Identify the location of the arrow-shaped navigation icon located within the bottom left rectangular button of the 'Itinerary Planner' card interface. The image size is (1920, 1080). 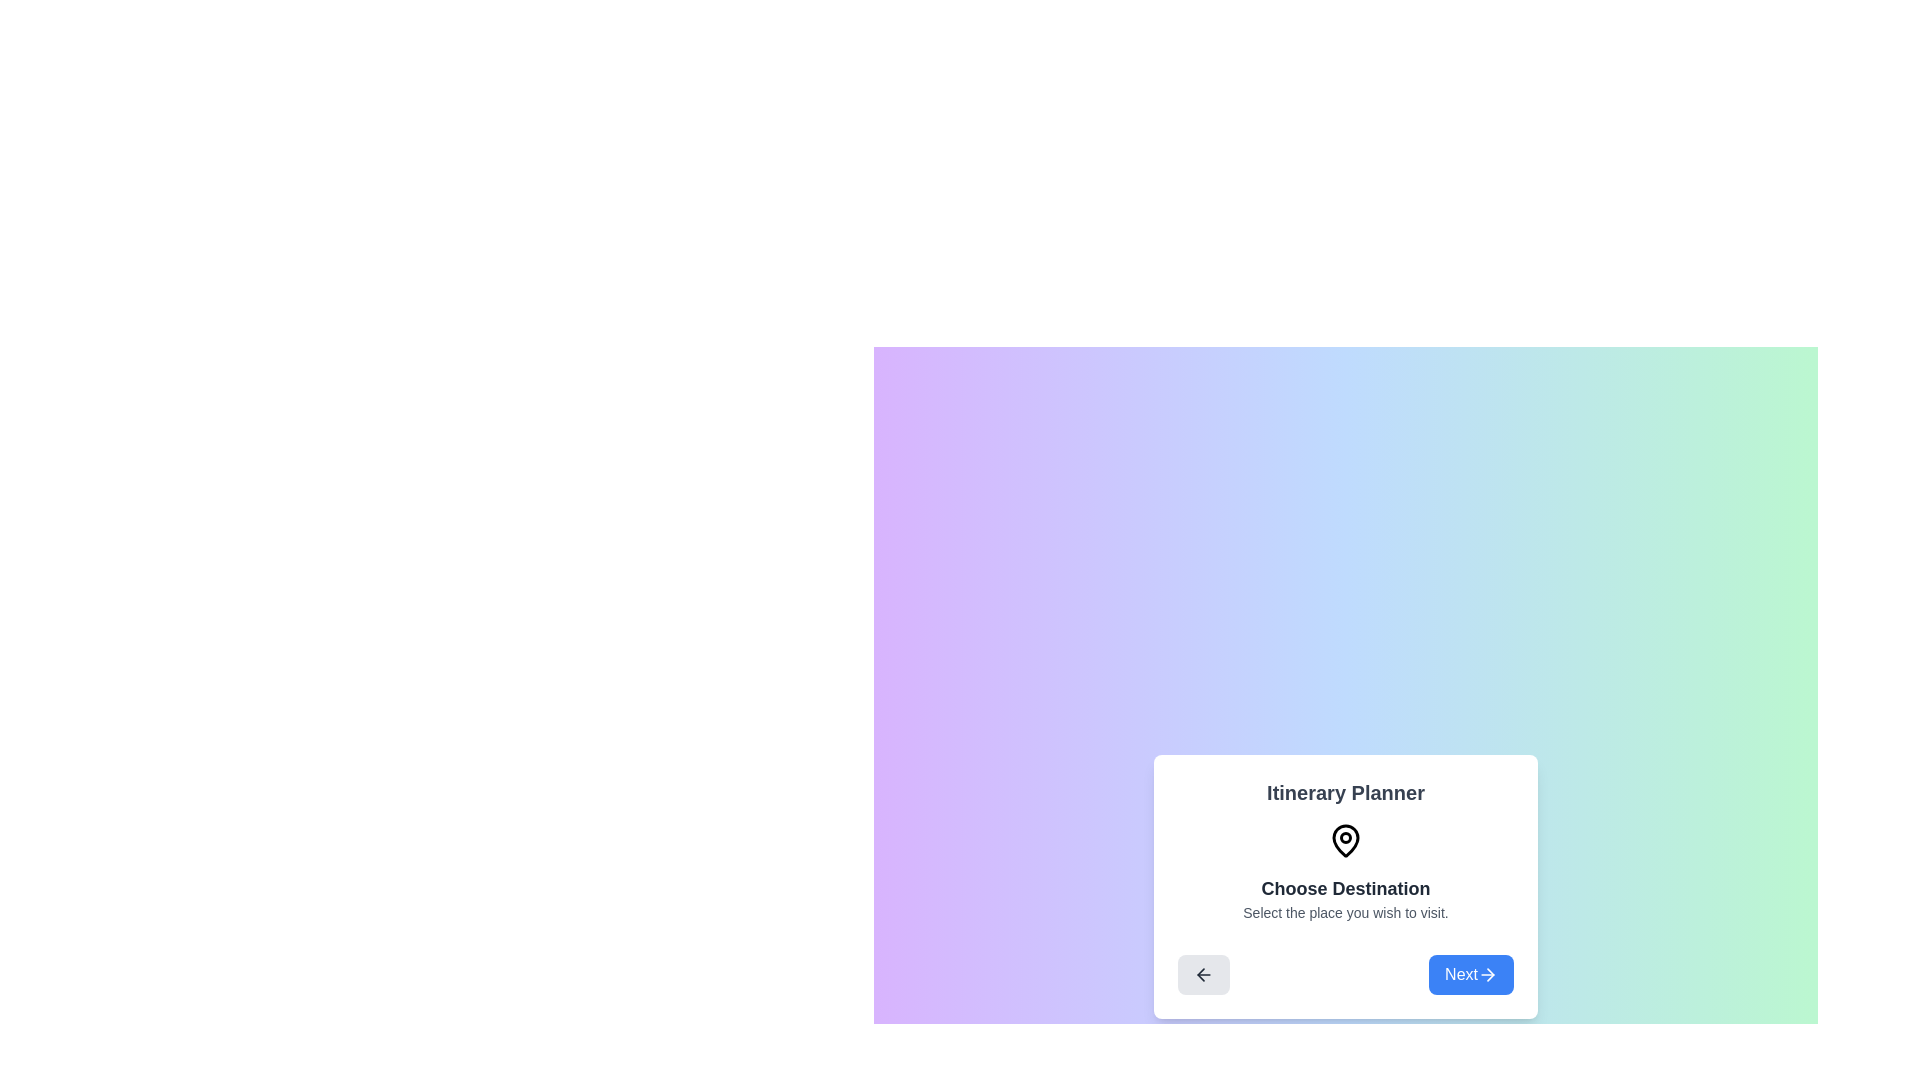
(1203, 974).